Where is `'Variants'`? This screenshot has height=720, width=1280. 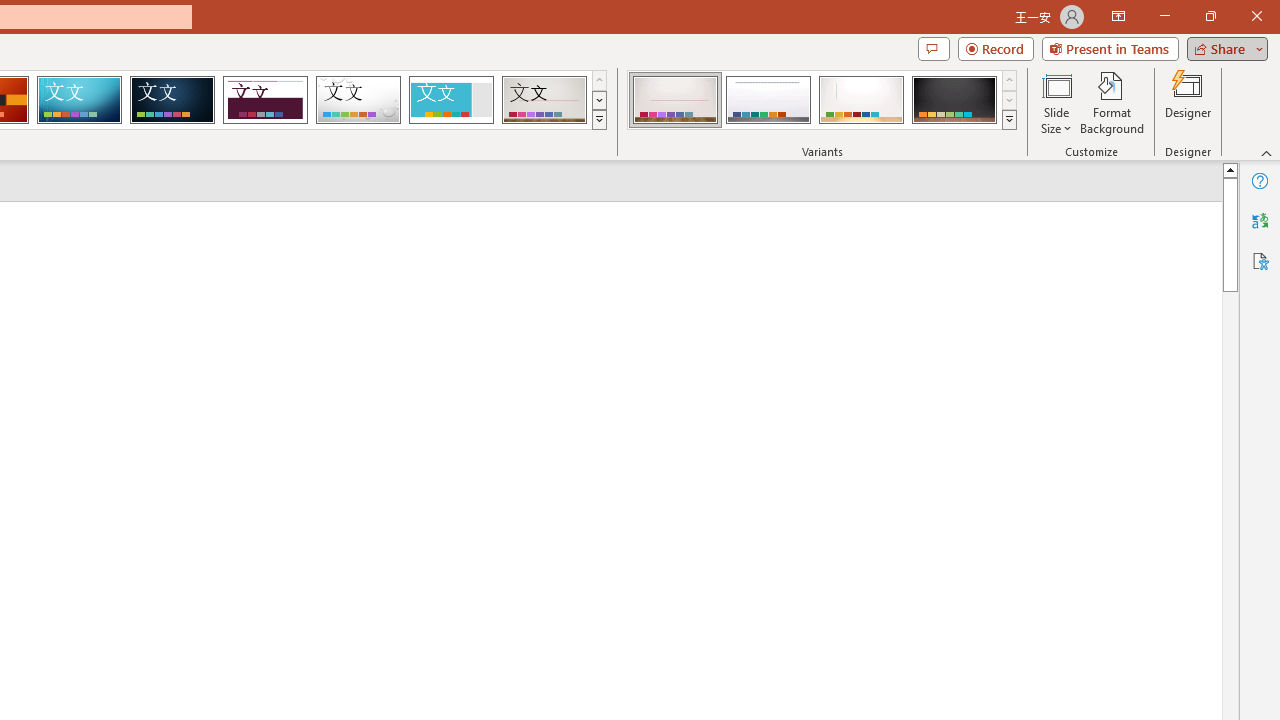
'Variants' is located at coordinates (1009, 120).